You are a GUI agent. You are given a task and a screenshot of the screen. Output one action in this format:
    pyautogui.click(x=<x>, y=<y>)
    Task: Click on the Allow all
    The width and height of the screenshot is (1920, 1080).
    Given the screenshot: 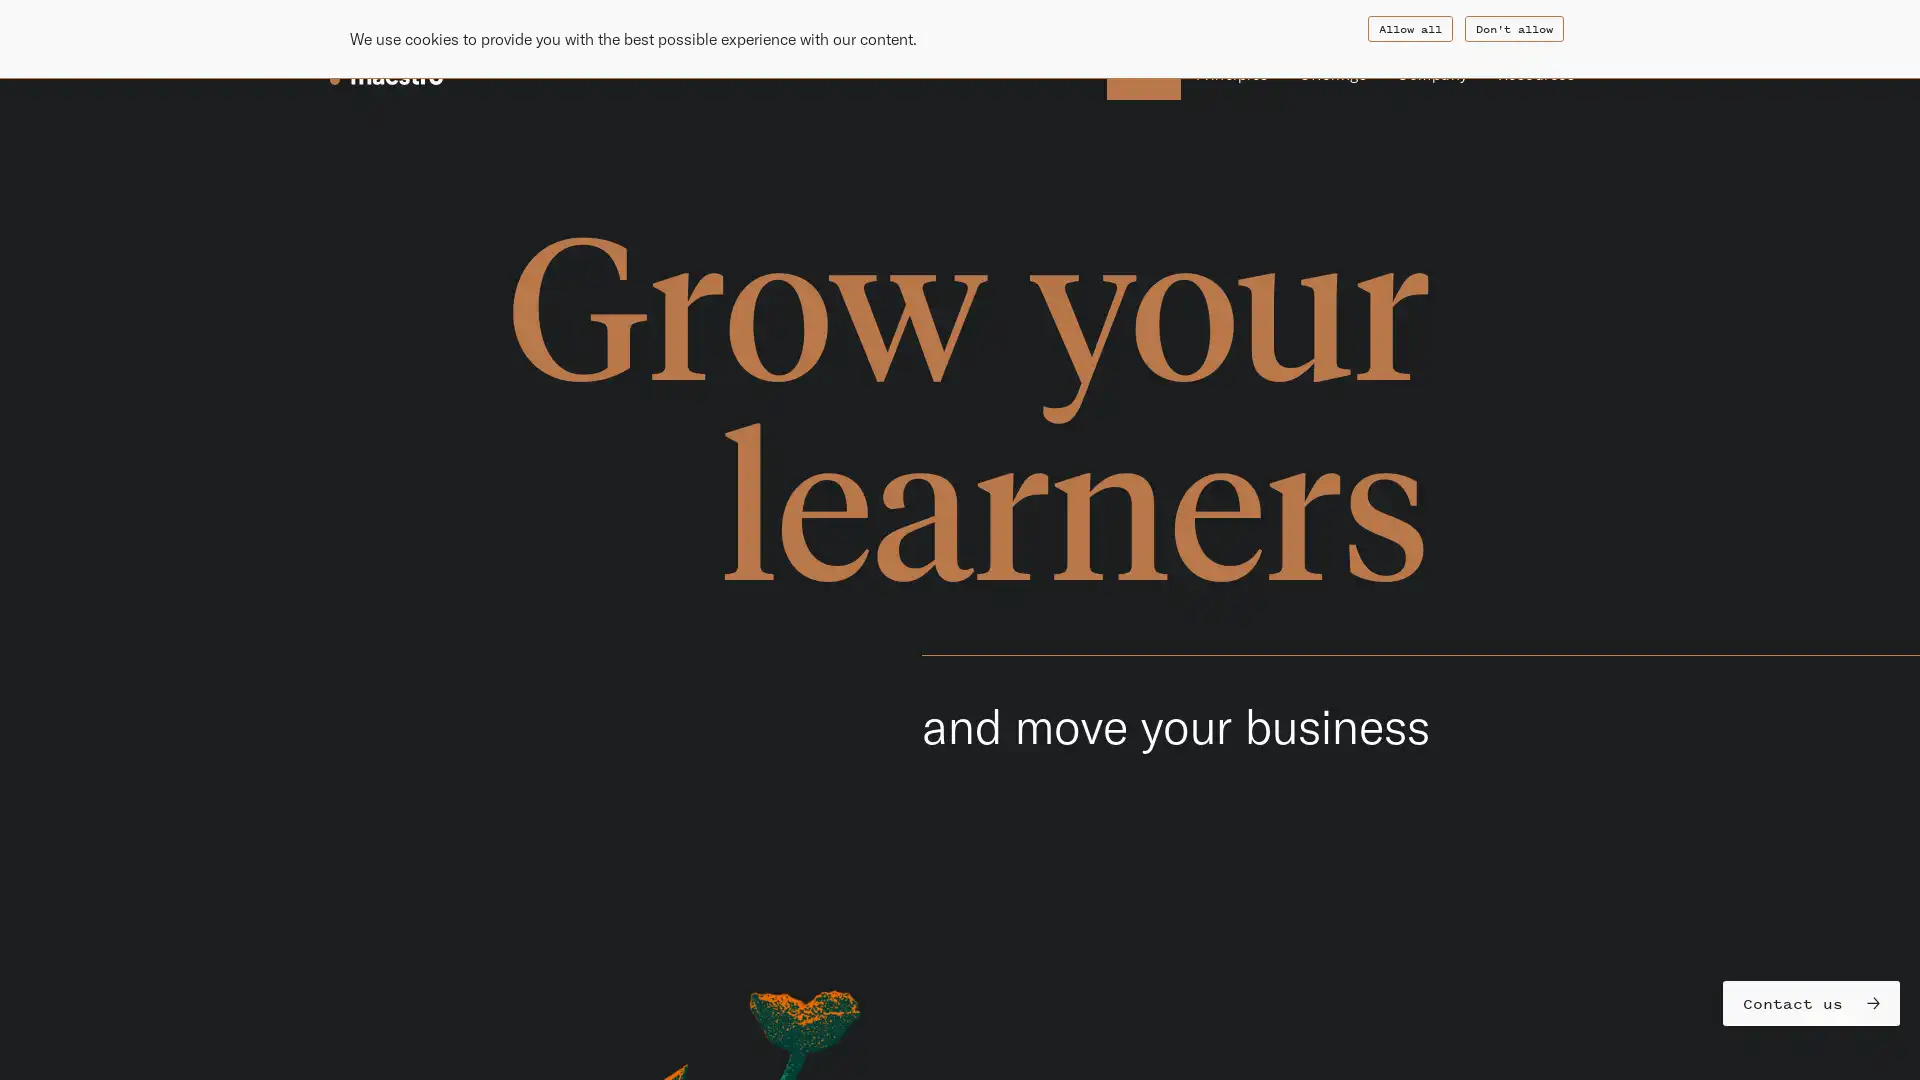 What is the action you would take?
    pyautogui.click(x=1409, y=29)
    